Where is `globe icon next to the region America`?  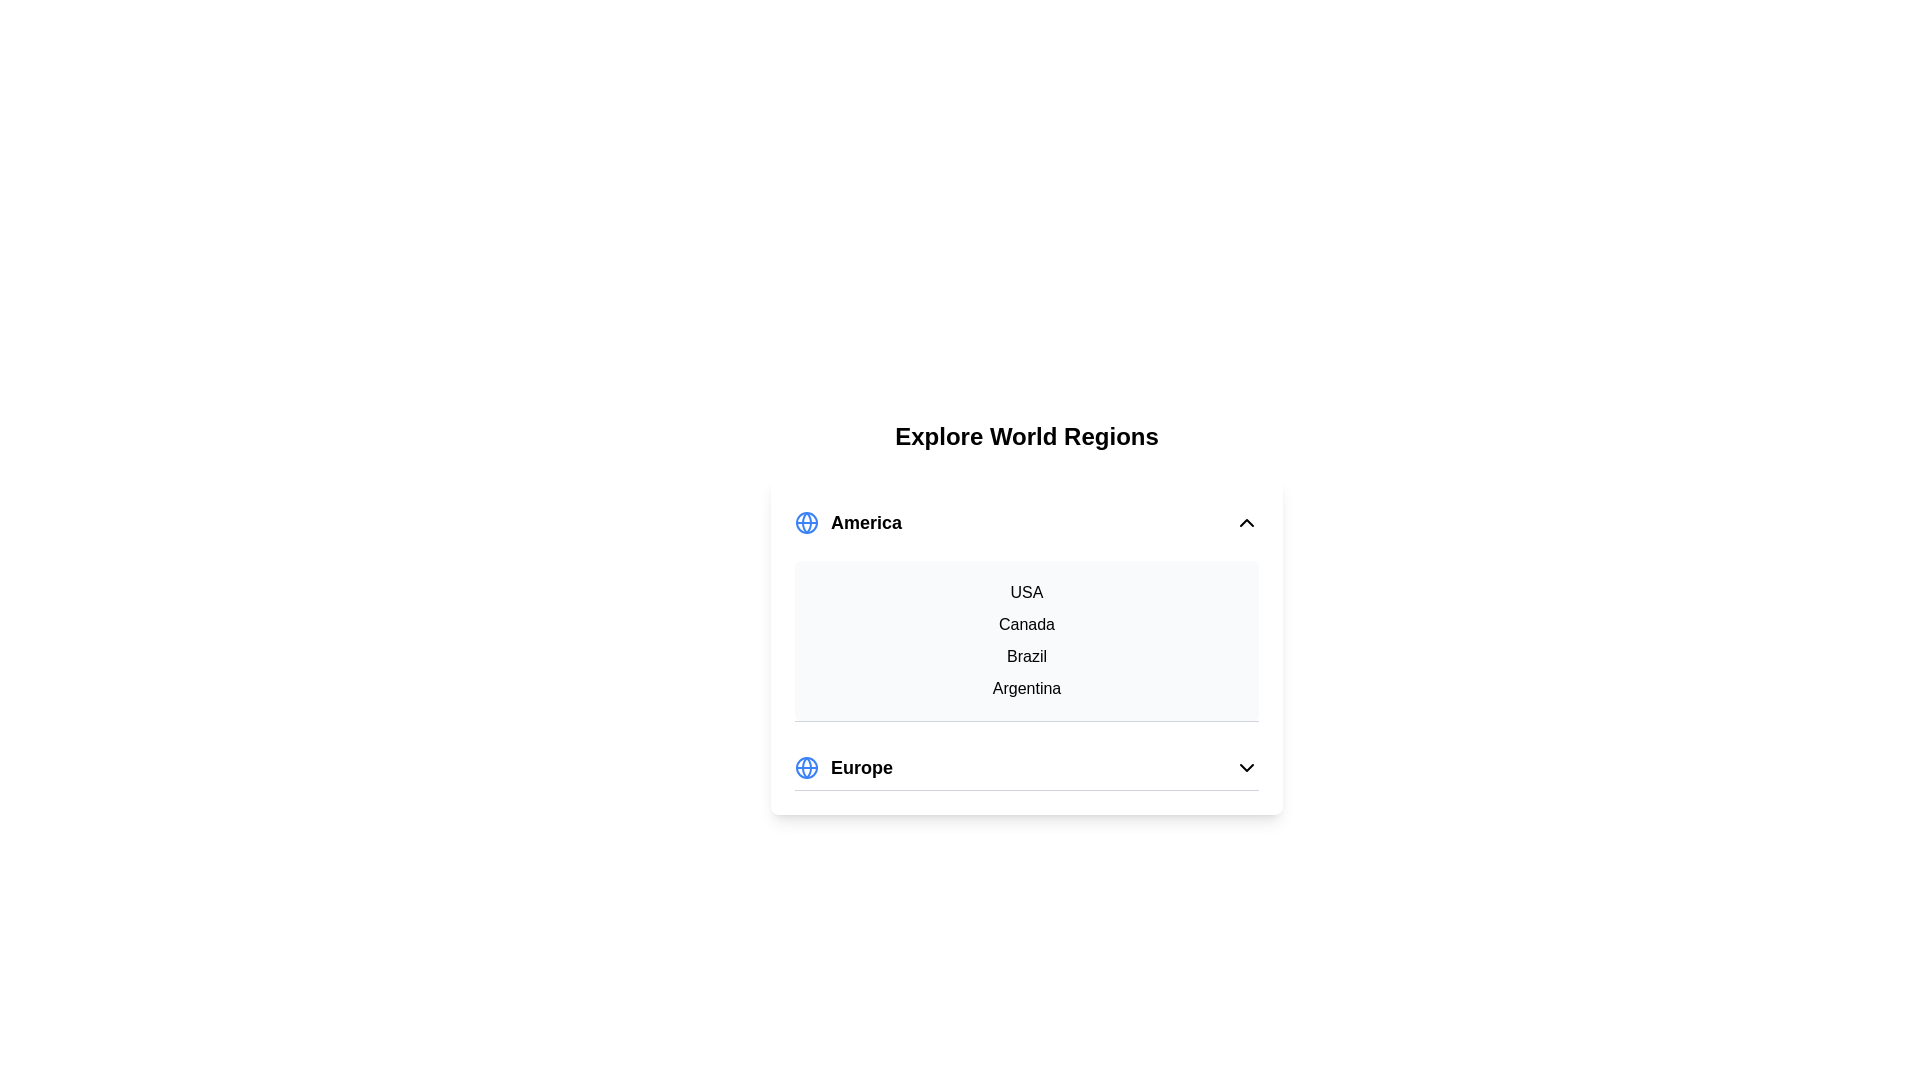 globe icon next to the region America is located at coordinates (806, 522).